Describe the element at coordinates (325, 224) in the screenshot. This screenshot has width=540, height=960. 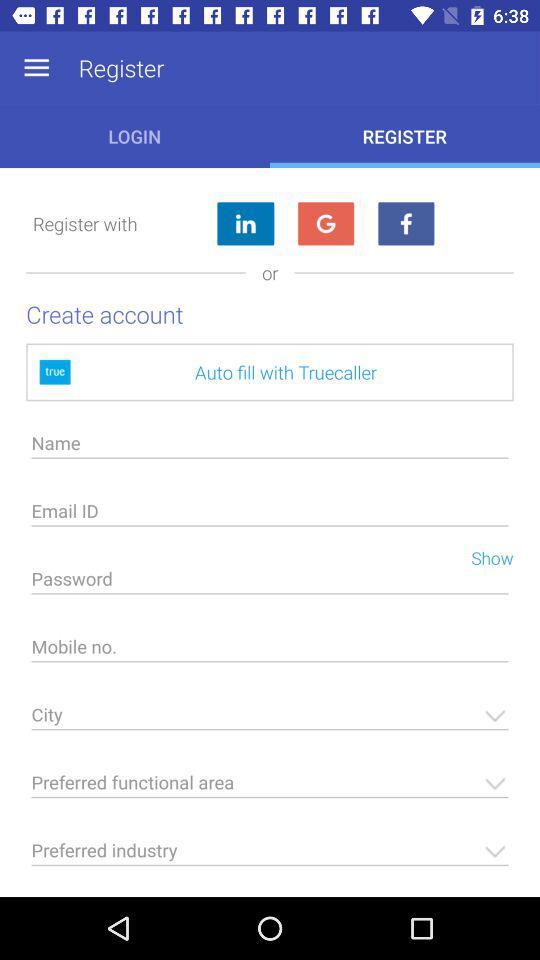
I see `google` at that location.